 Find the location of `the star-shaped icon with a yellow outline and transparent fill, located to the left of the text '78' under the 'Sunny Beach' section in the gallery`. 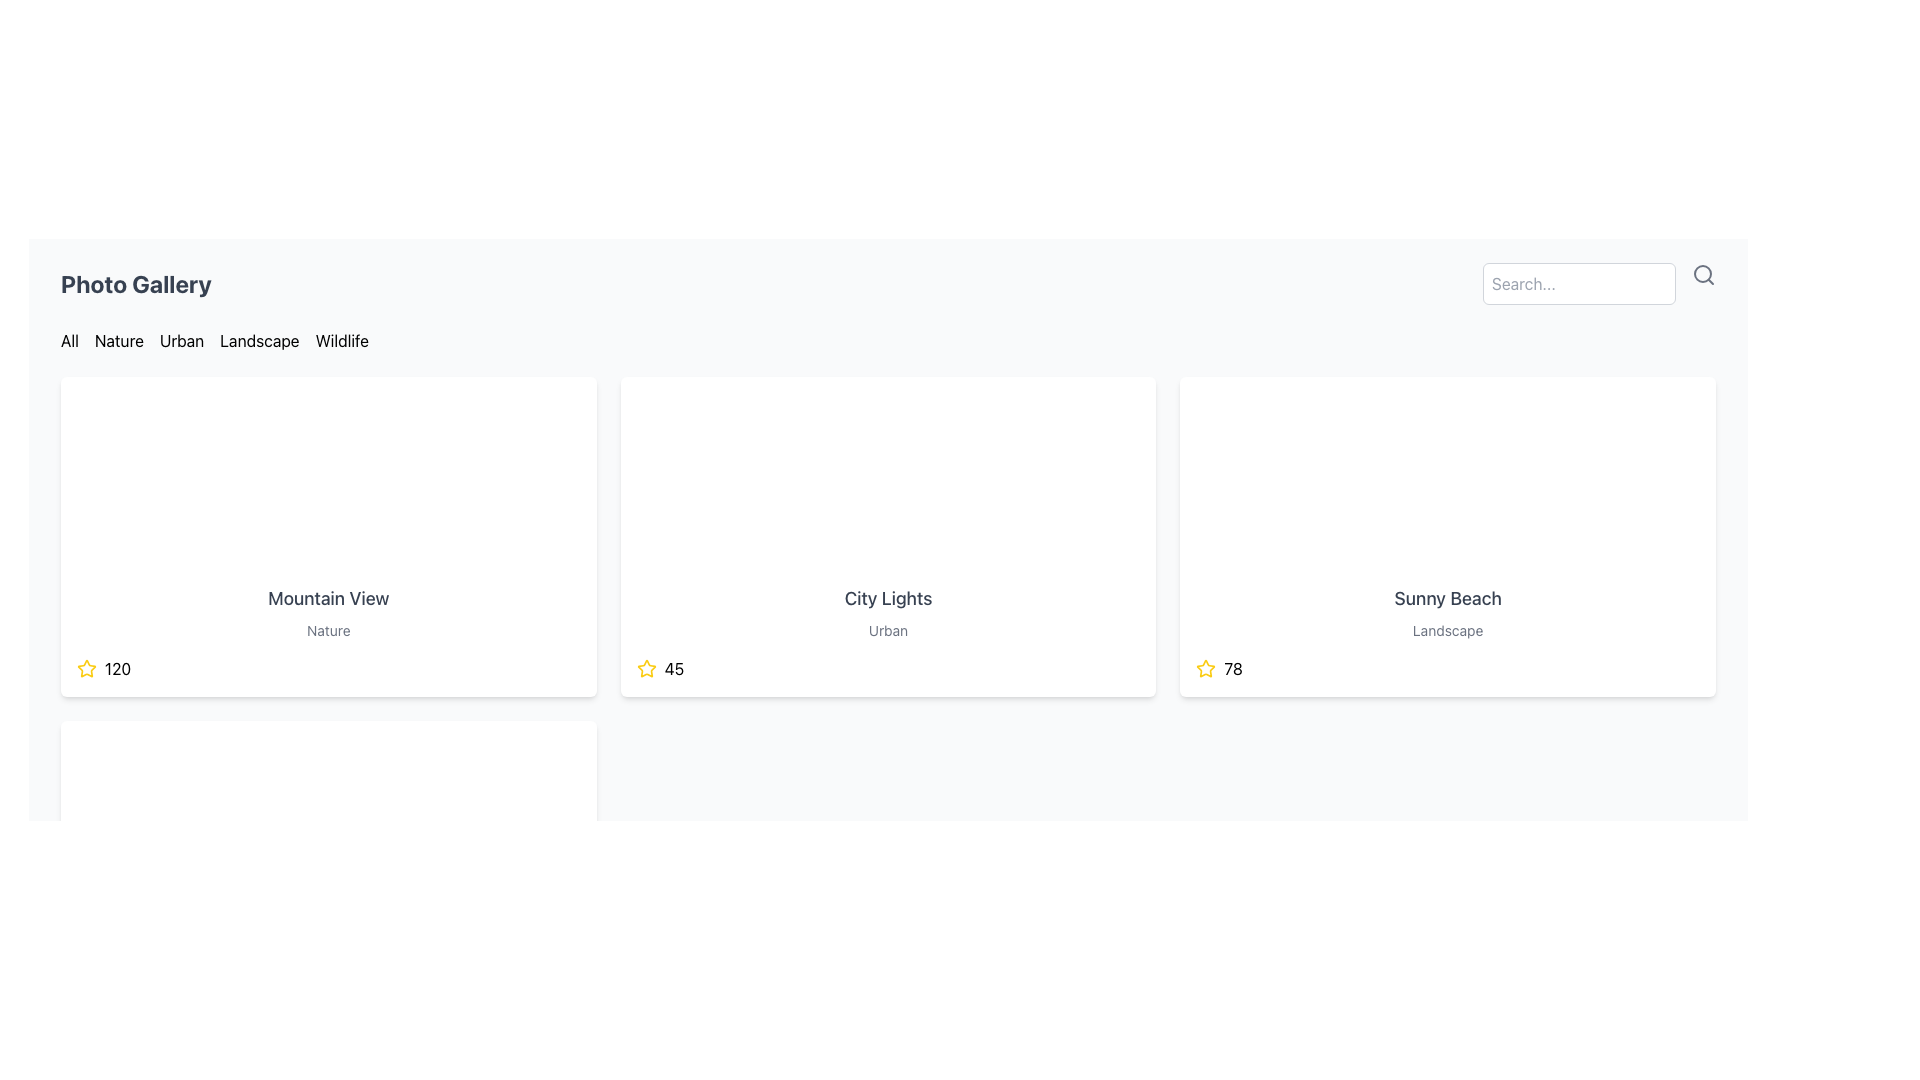

the star-shaped icon with a yellow outline and transparent fill, located to the left of the text '78' under the 'Sunny Beach' section in the gallery is located at coordinates (1205, 668).